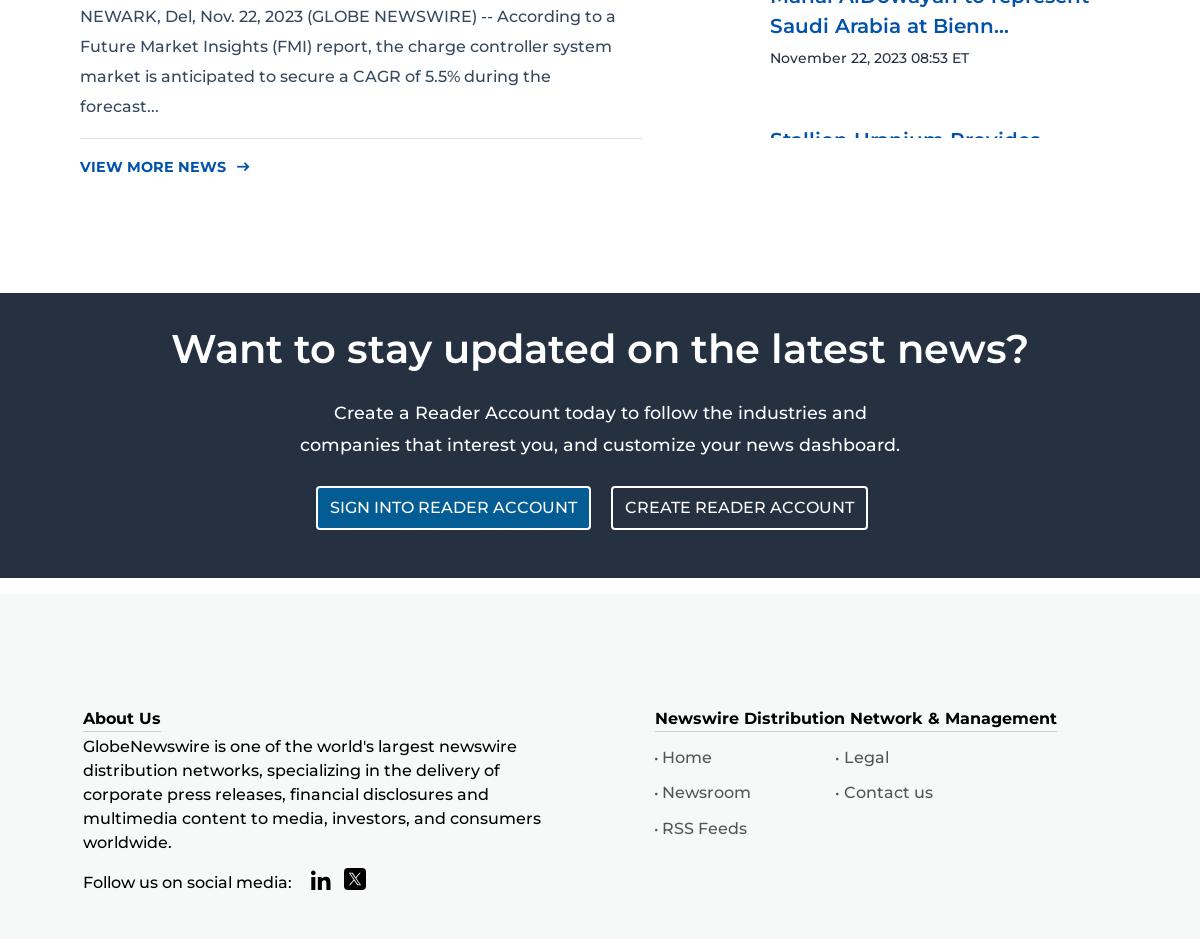  Describe the element at coordinates (739, 506) in the screenshot. I see `'CREATE READER ACCOUNT'` at that location.